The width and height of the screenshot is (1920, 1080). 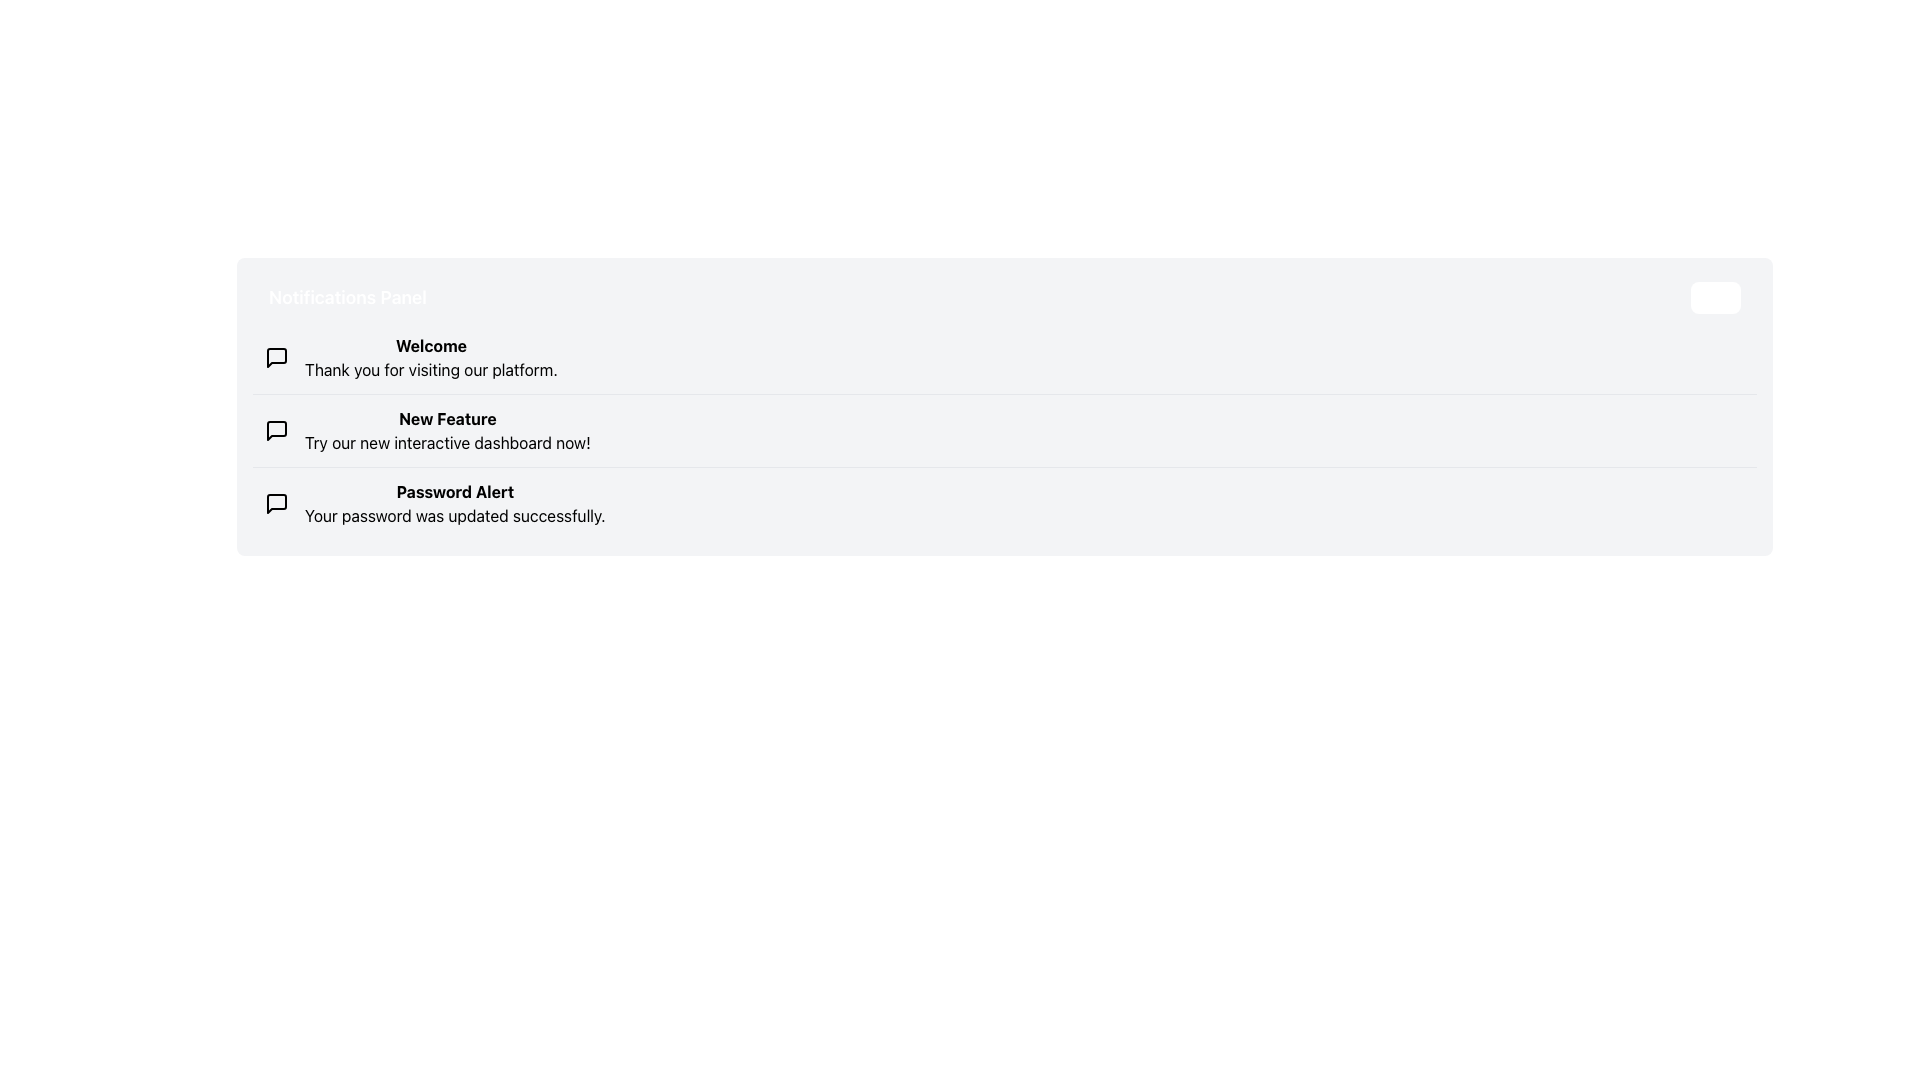 I want to click on text block containing 'Welcome' and 'Thank you for visiting our platform.' that is the first notification entry in the notification panel below the message icon, so click(x=430, y=357).